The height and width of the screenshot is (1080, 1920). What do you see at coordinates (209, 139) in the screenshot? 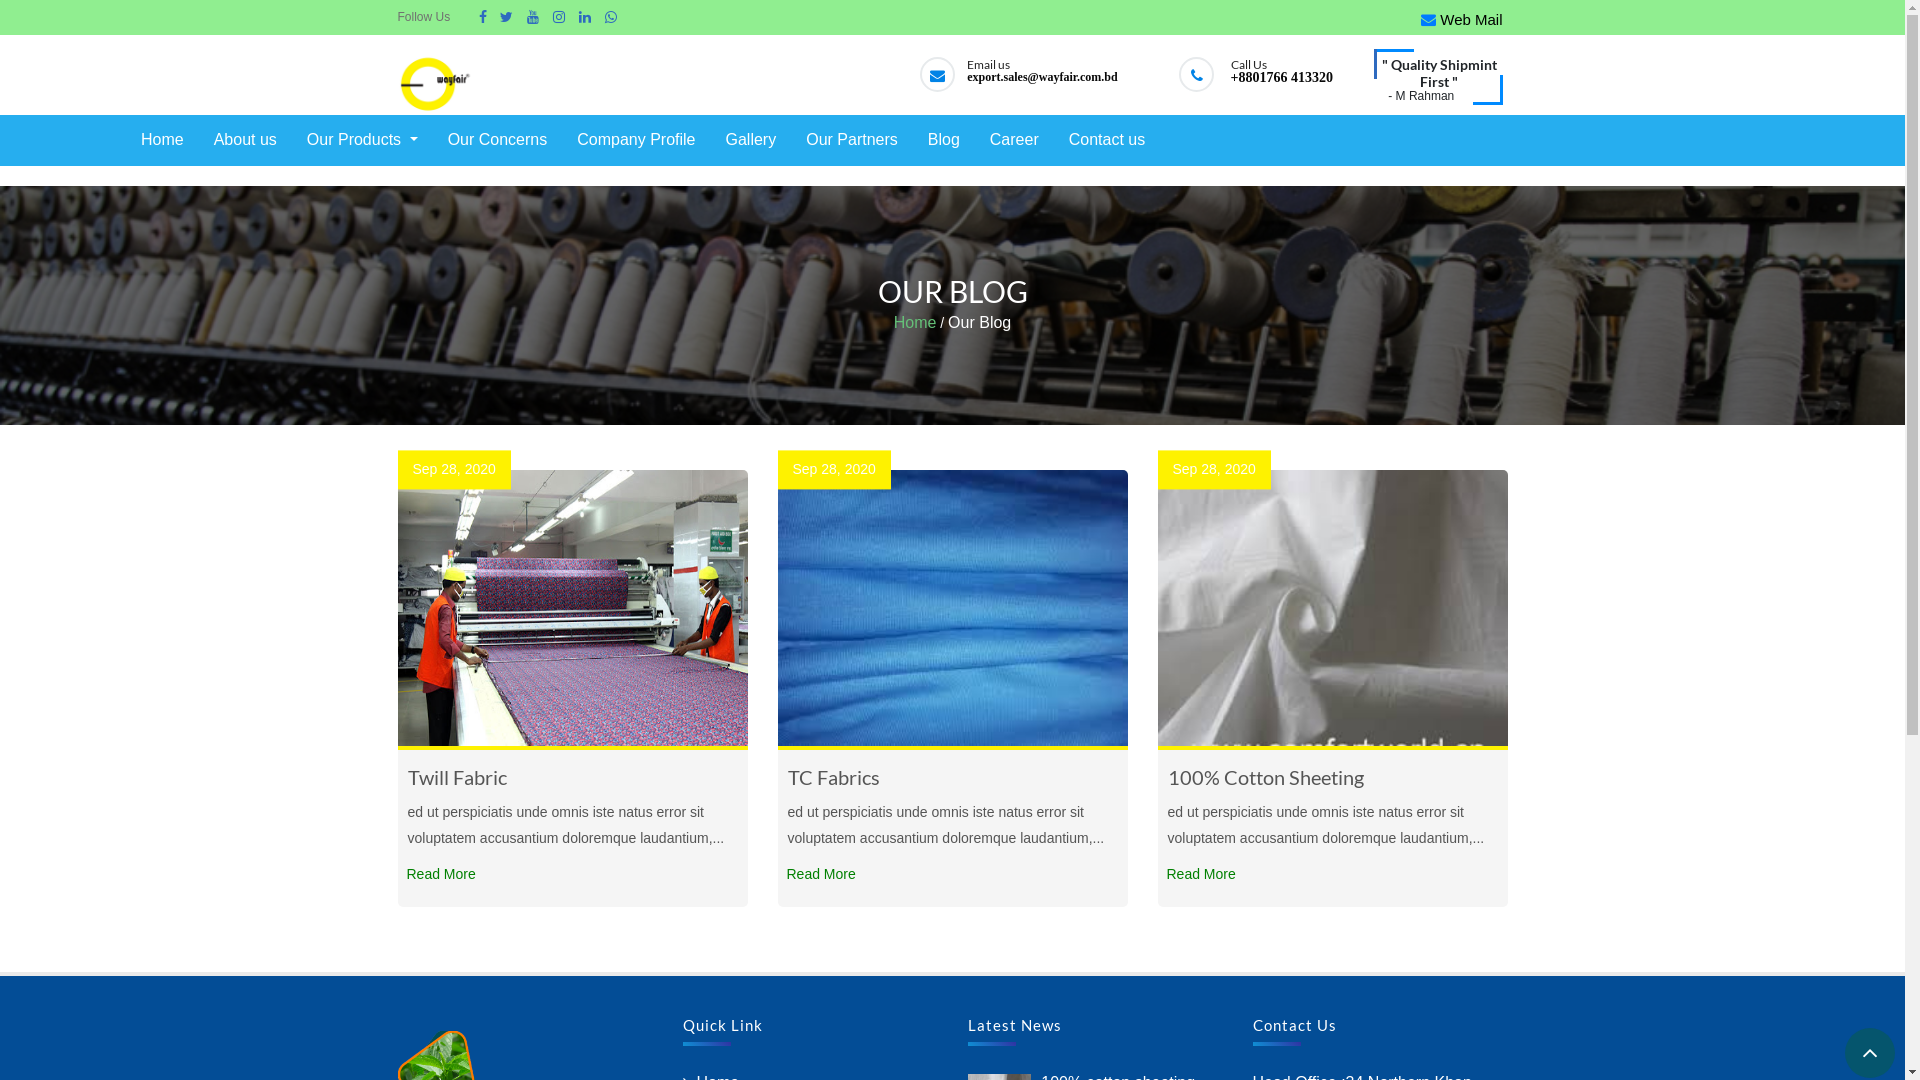
I see `'About us'` at bounding box center [209, 139].